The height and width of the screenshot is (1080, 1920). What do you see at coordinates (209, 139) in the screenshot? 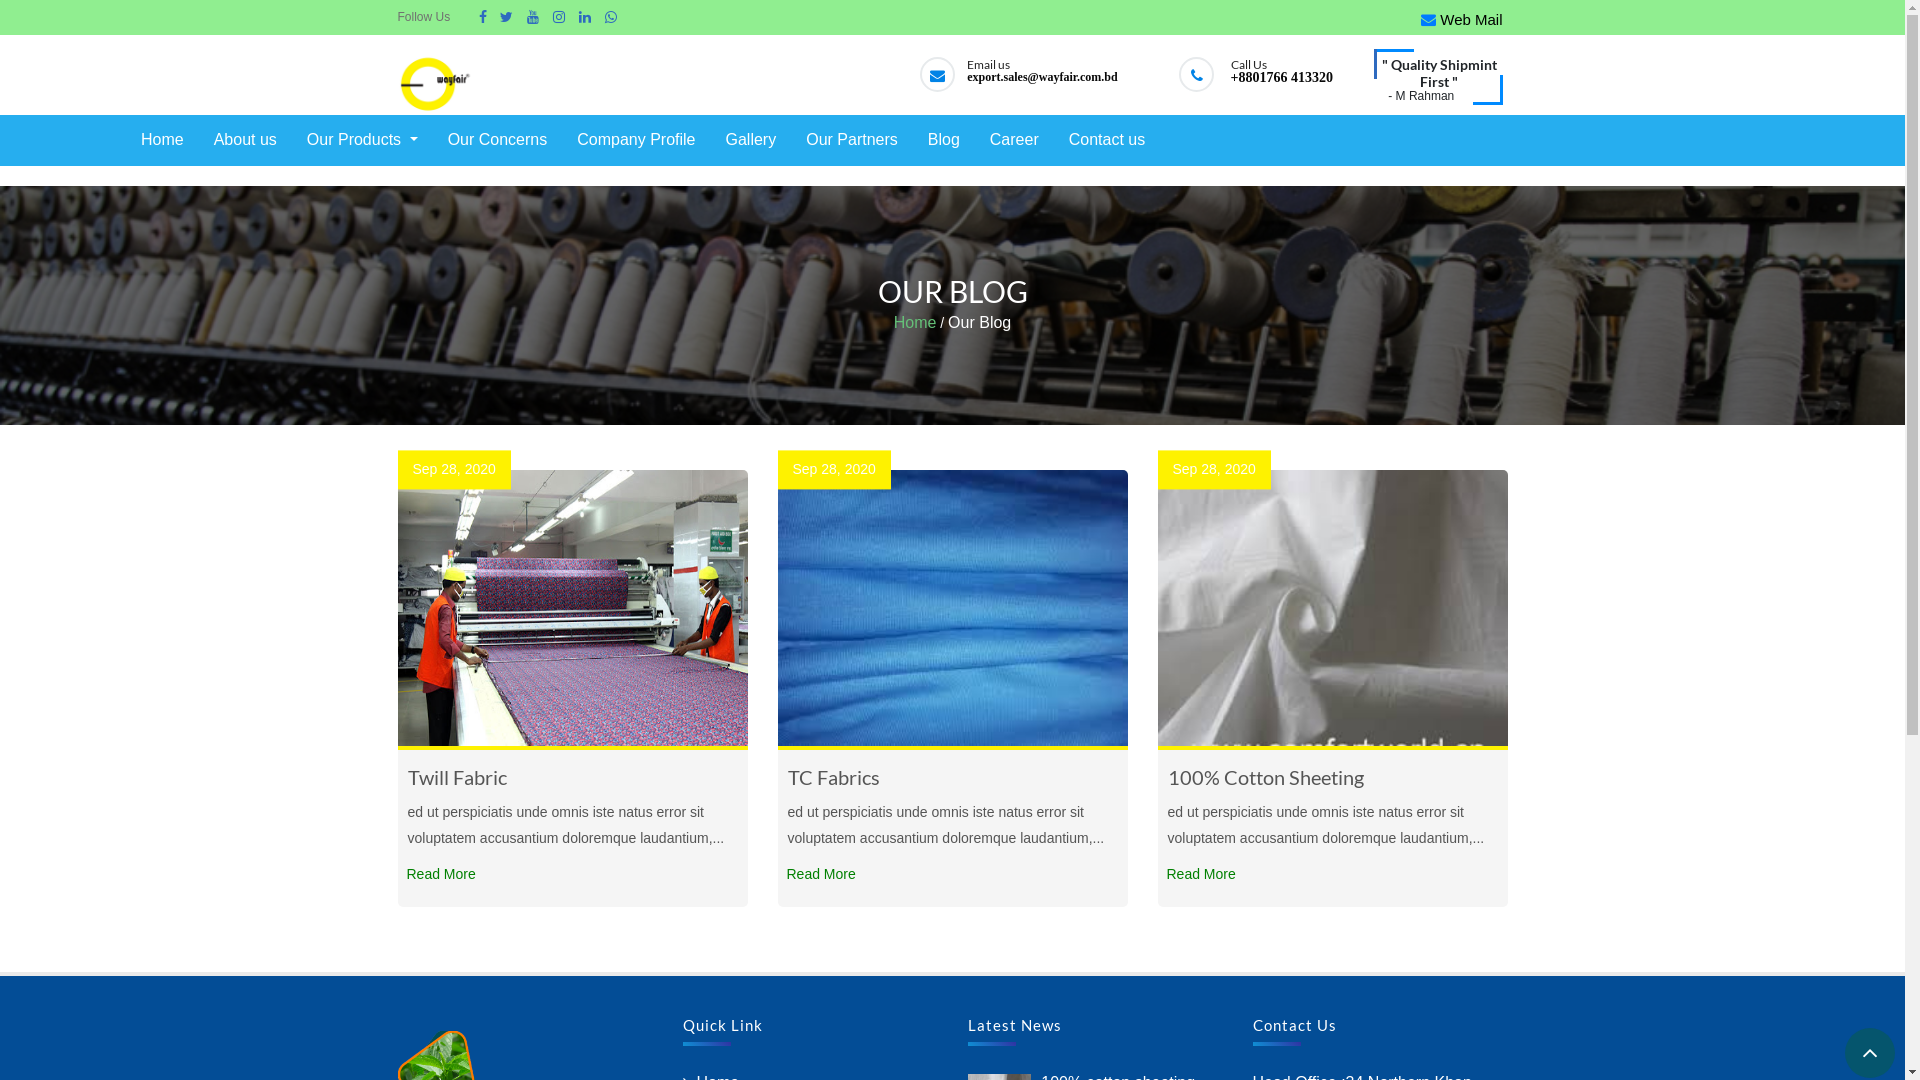
I see `'About us'` at bounding box center [209, 139].